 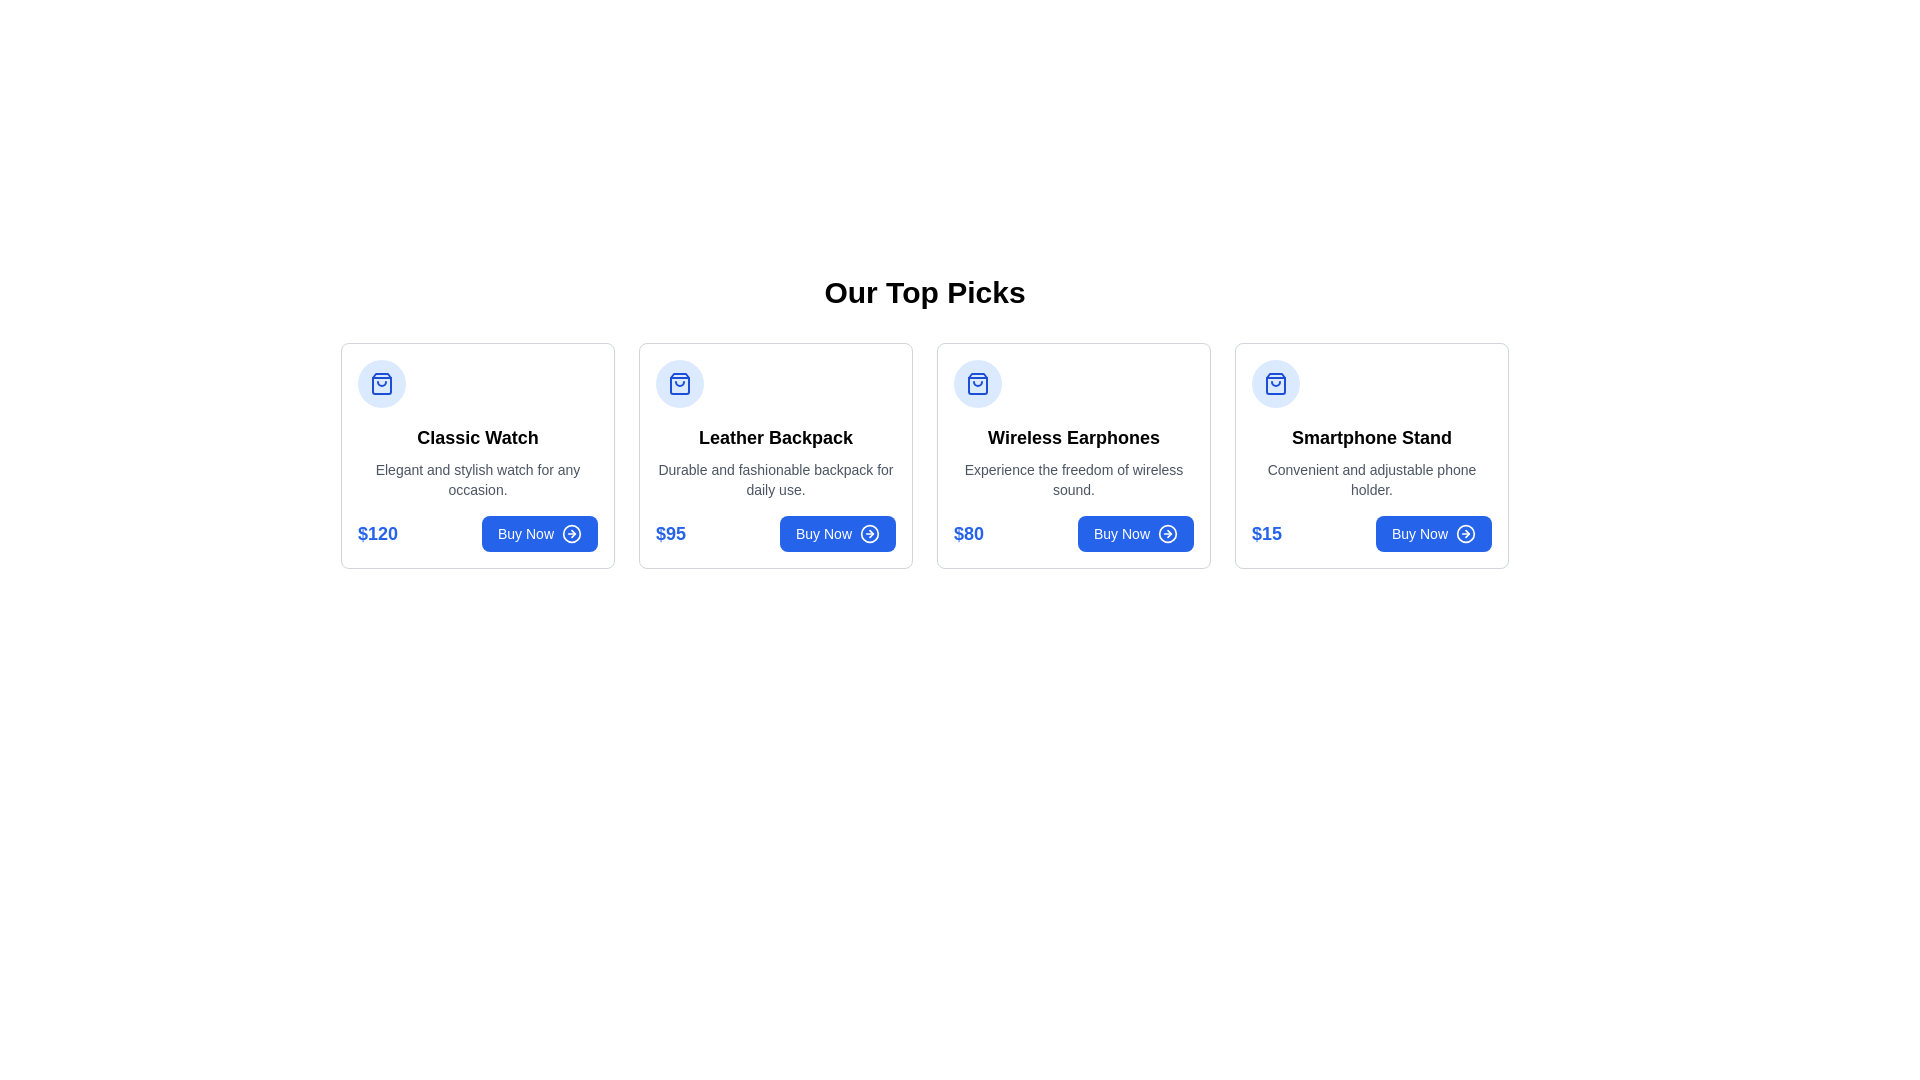 What do you see at coordinates (1465, 532) in the screenshot?
I see `the circular icon with a right-pointing arrow embedded in the 'Buy Now' button of the 'Smartphone Stand' card, located on the right side of the button` at bounding box center [1465, 532].